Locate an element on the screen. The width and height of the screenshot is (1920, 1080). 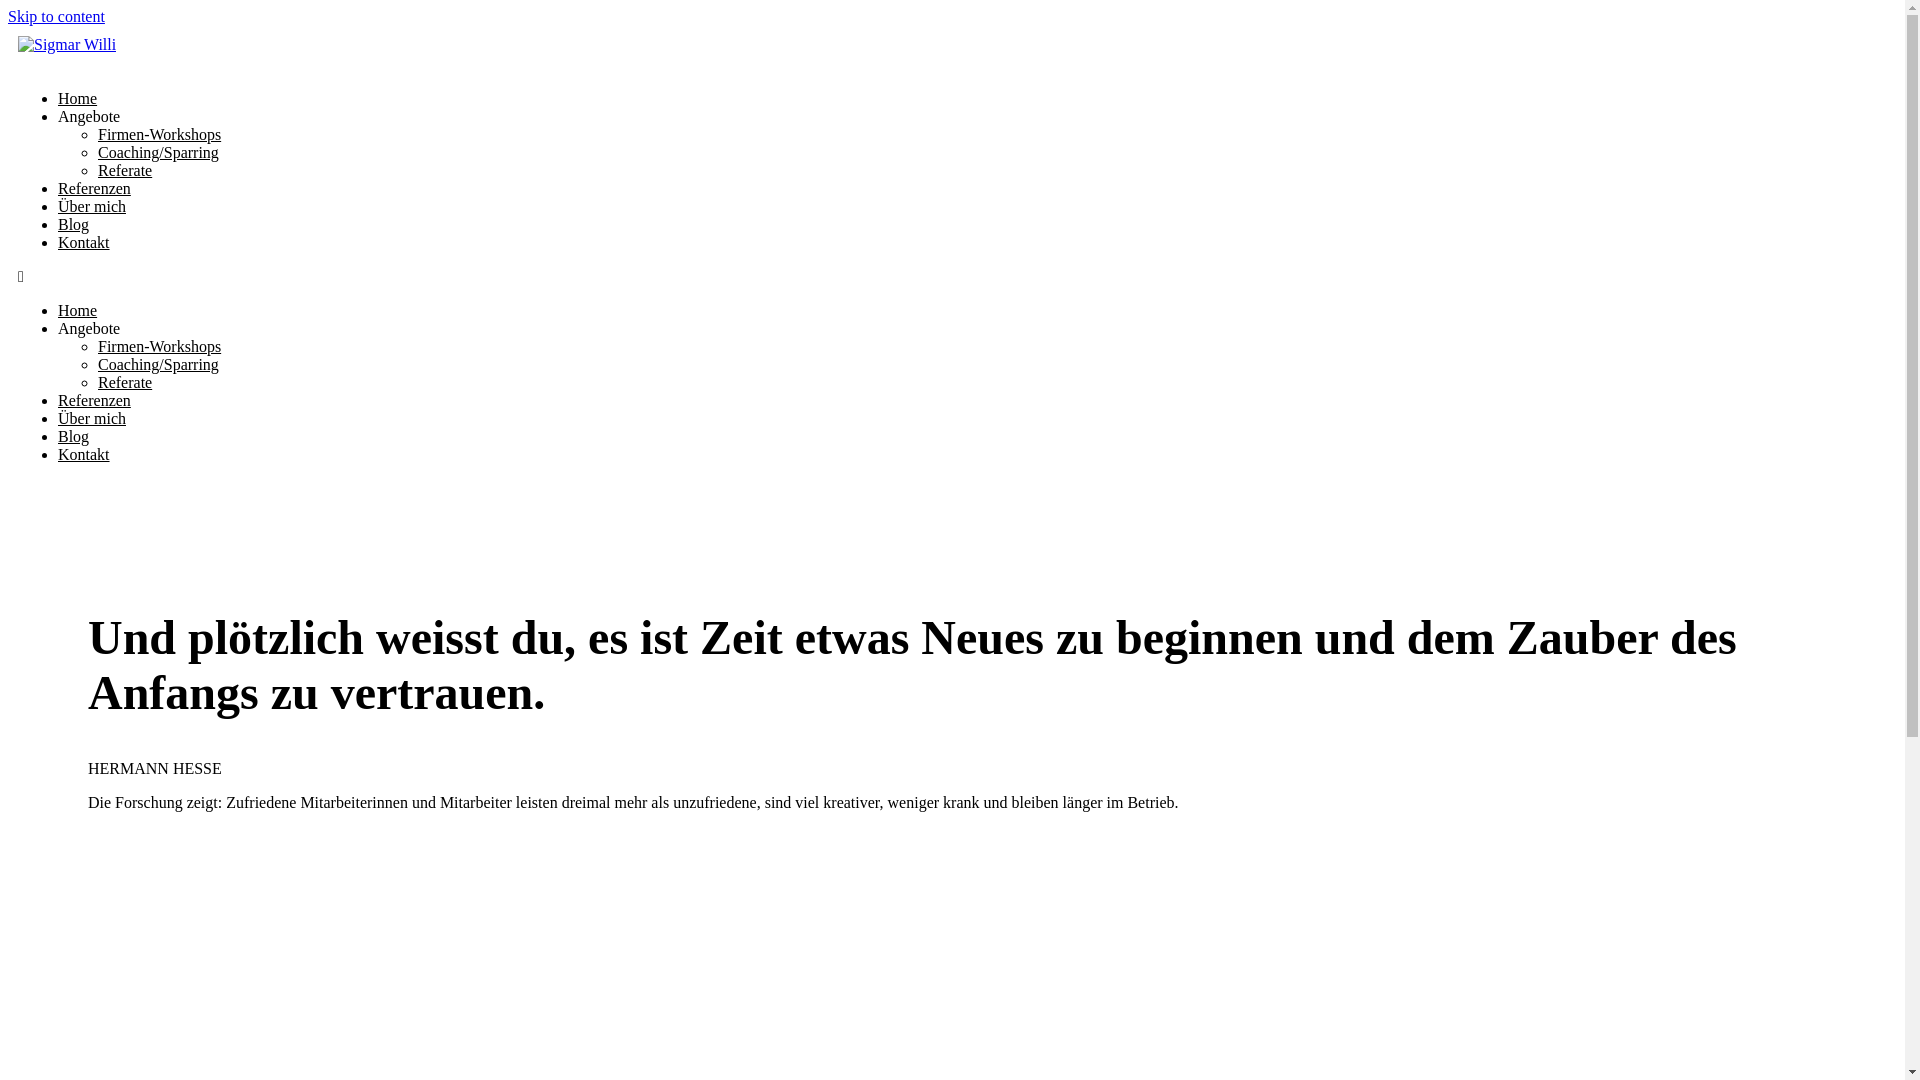
'Referenzen' is located at coordinates (93, 188).